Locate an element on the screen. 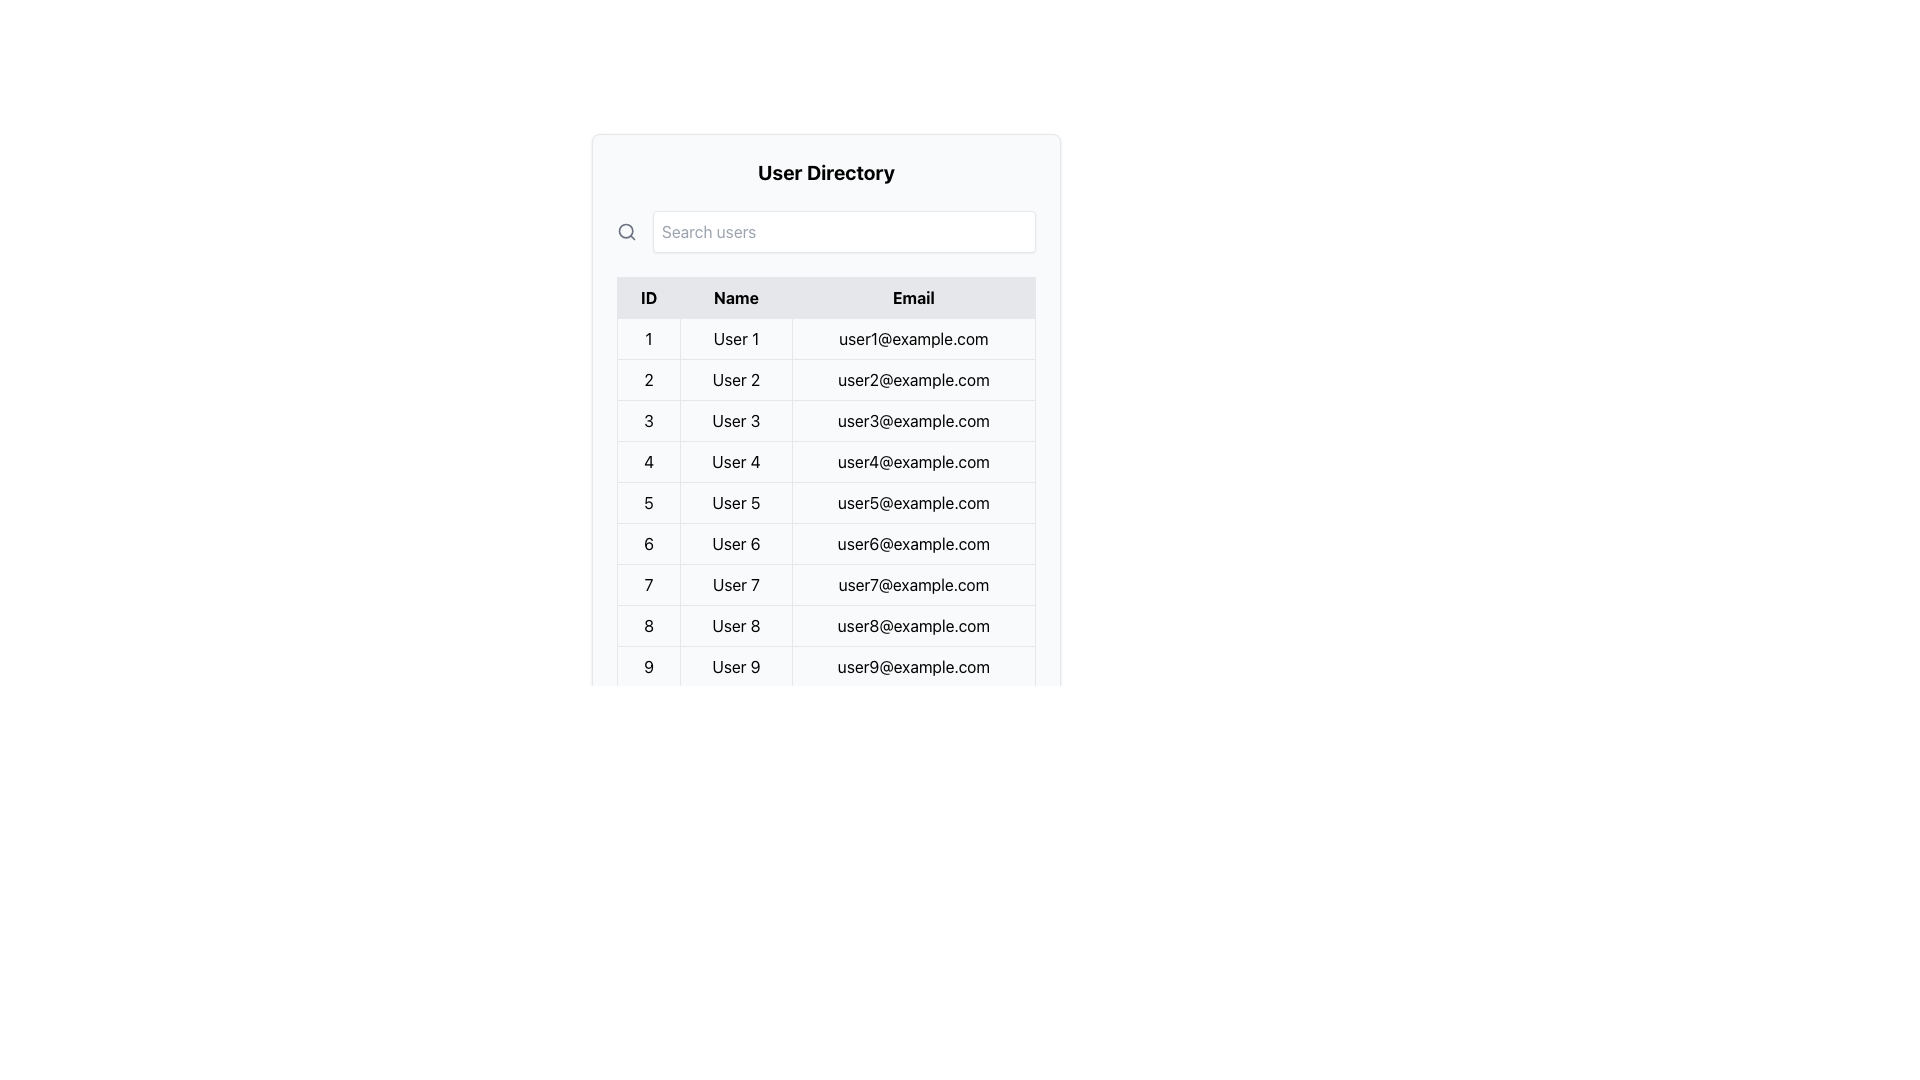 The height and width of the screenshot is (1080, 1920). text label displaying 'User 8' located in the middle column of the eighth row of the user directory table is located at coordinates (735, 624).